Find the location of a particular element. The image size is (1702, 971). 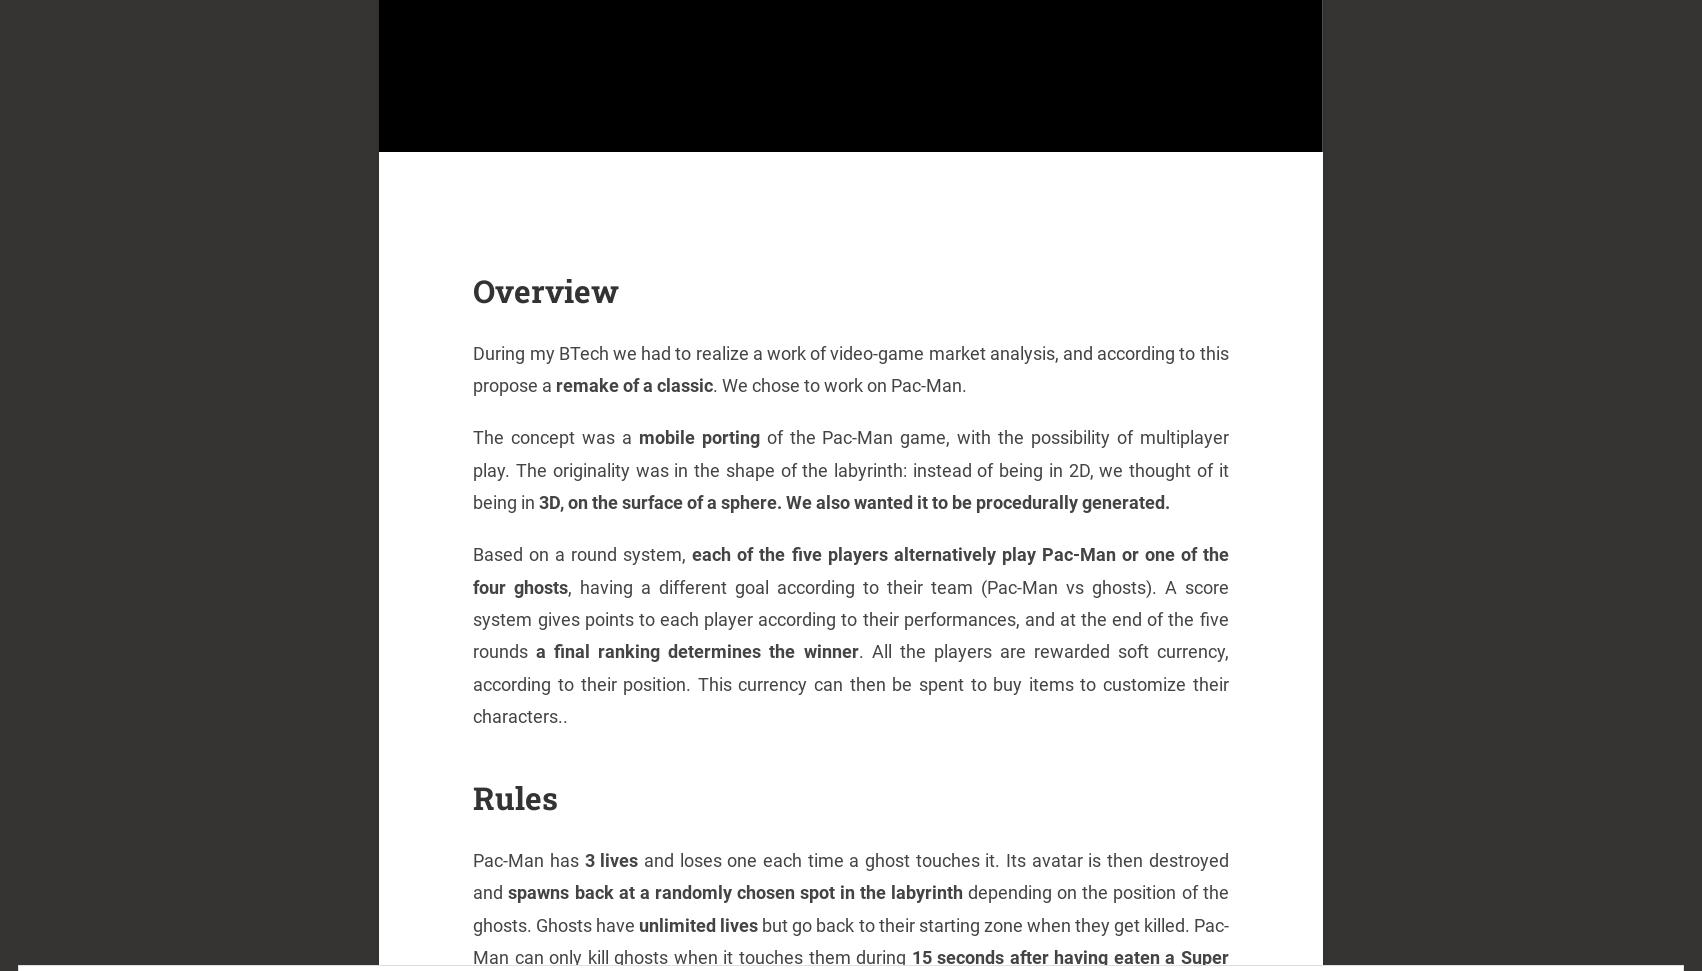

'. All the players are rewarded soft currency, according to their position. This currency can then be spent to buy items to customize their characters..' is located at coordinates (849, 683).